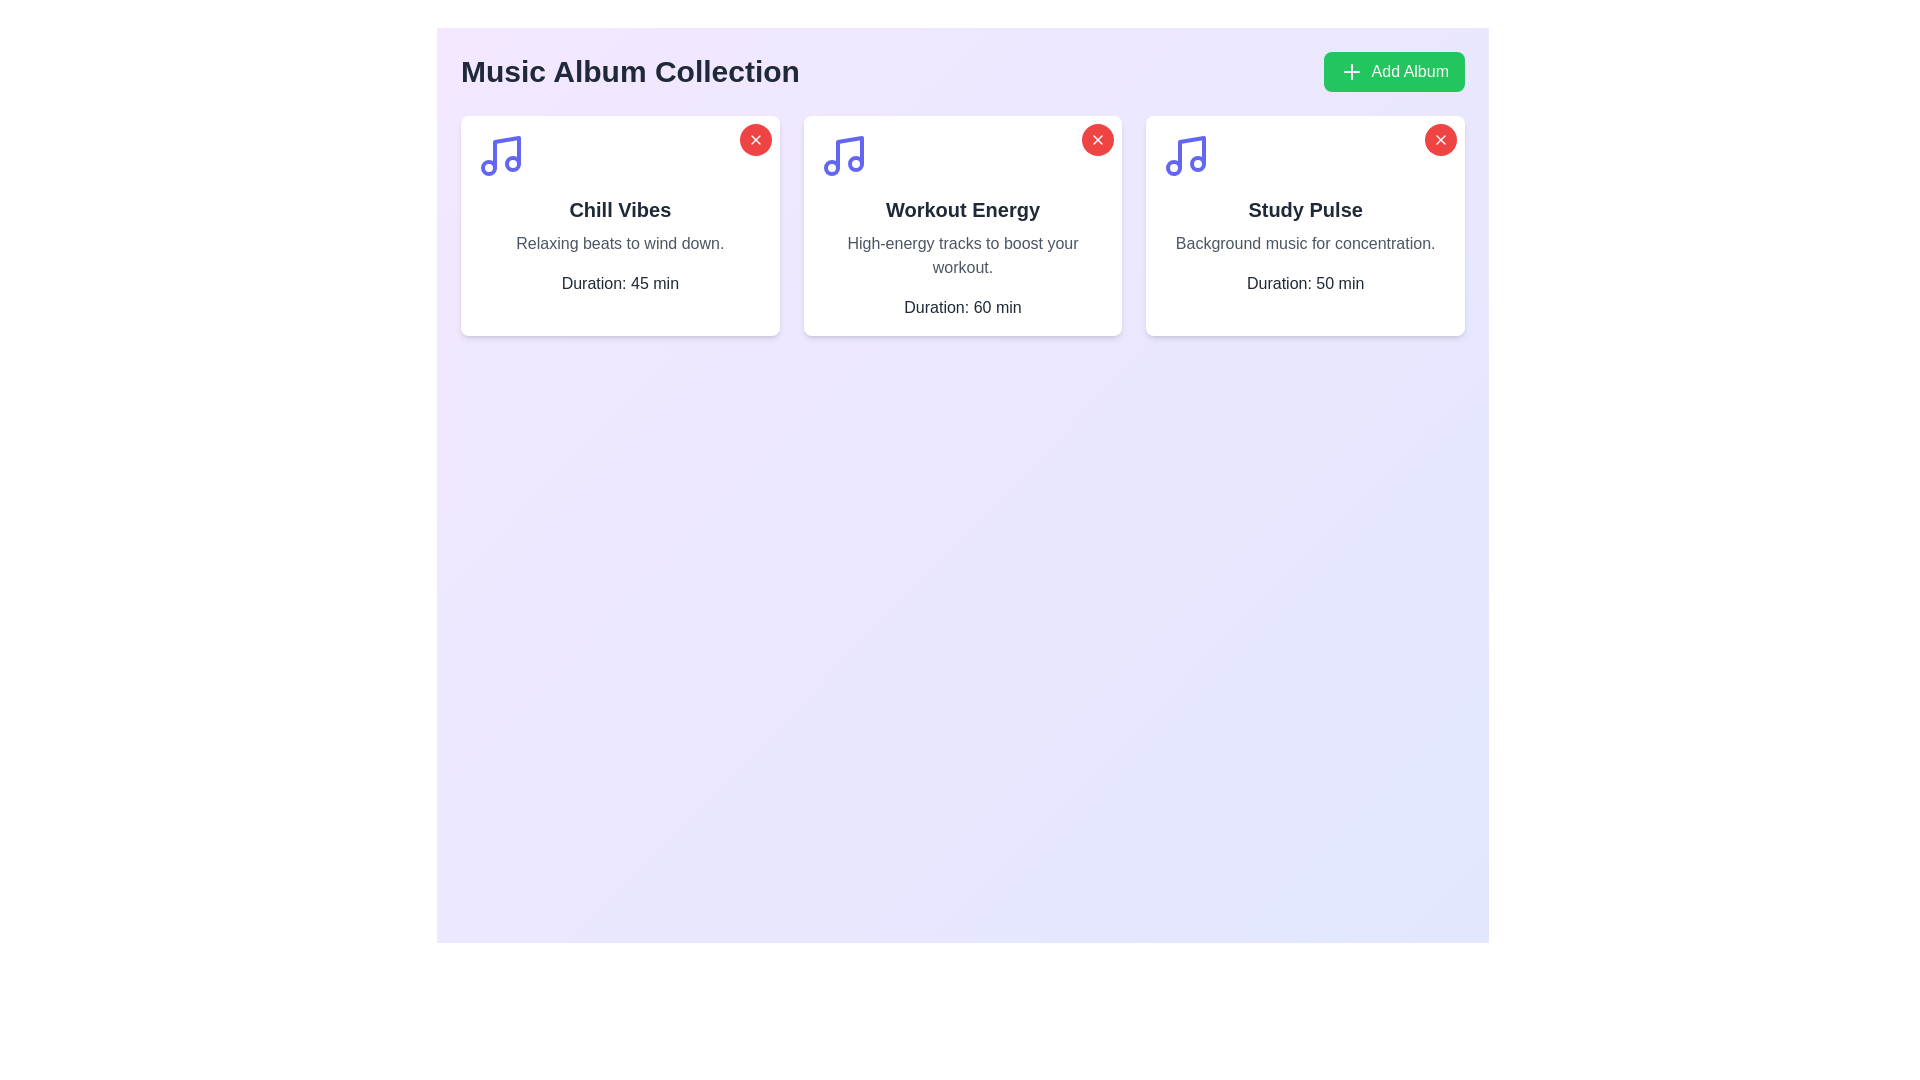 The width and height of the screenshot is (1920, 1080). What do you see at coordinates (831, 167) in the screenshot?
I see `the left-most circle of the musical note icon in the 'Workout Energy' card, which serves as a graphical decoration` at bounding box center [831, 167].